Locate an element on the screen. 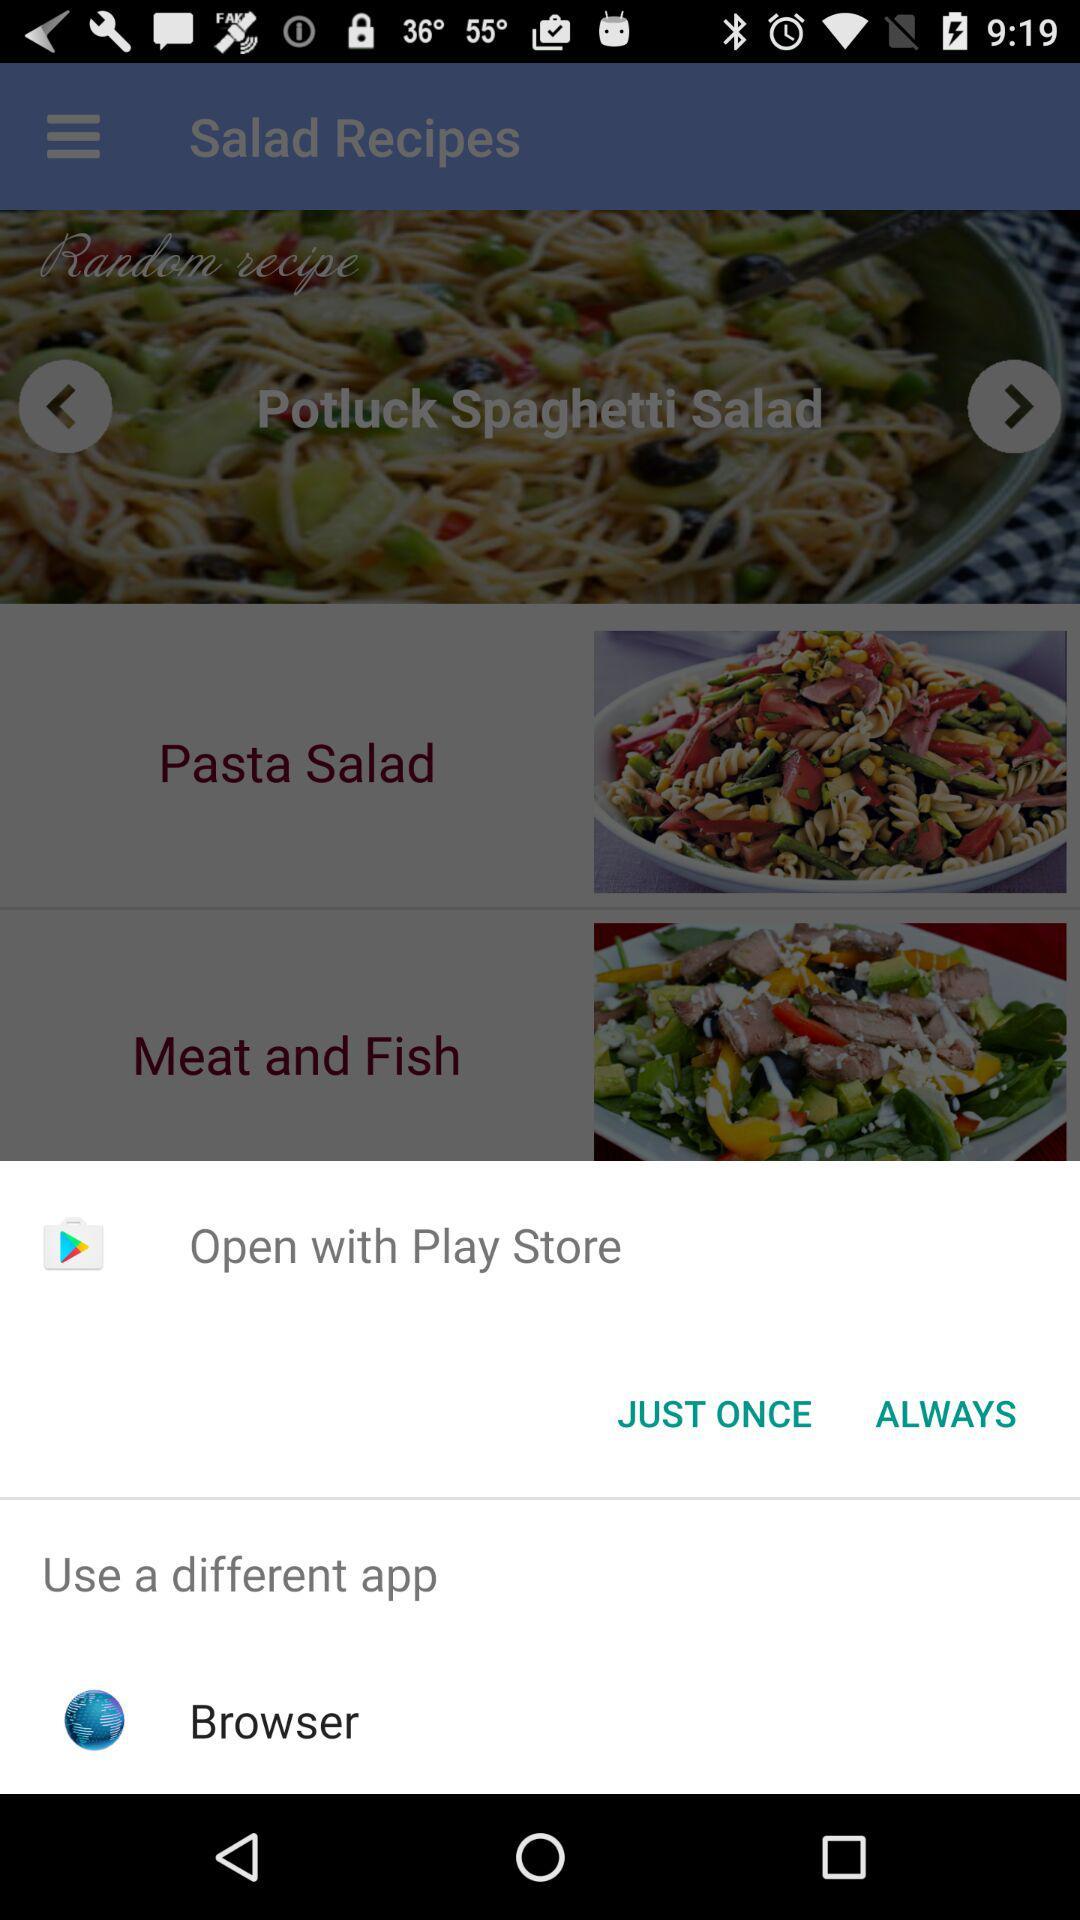  the app below use a different icon is located at coordinates (274, 1719).